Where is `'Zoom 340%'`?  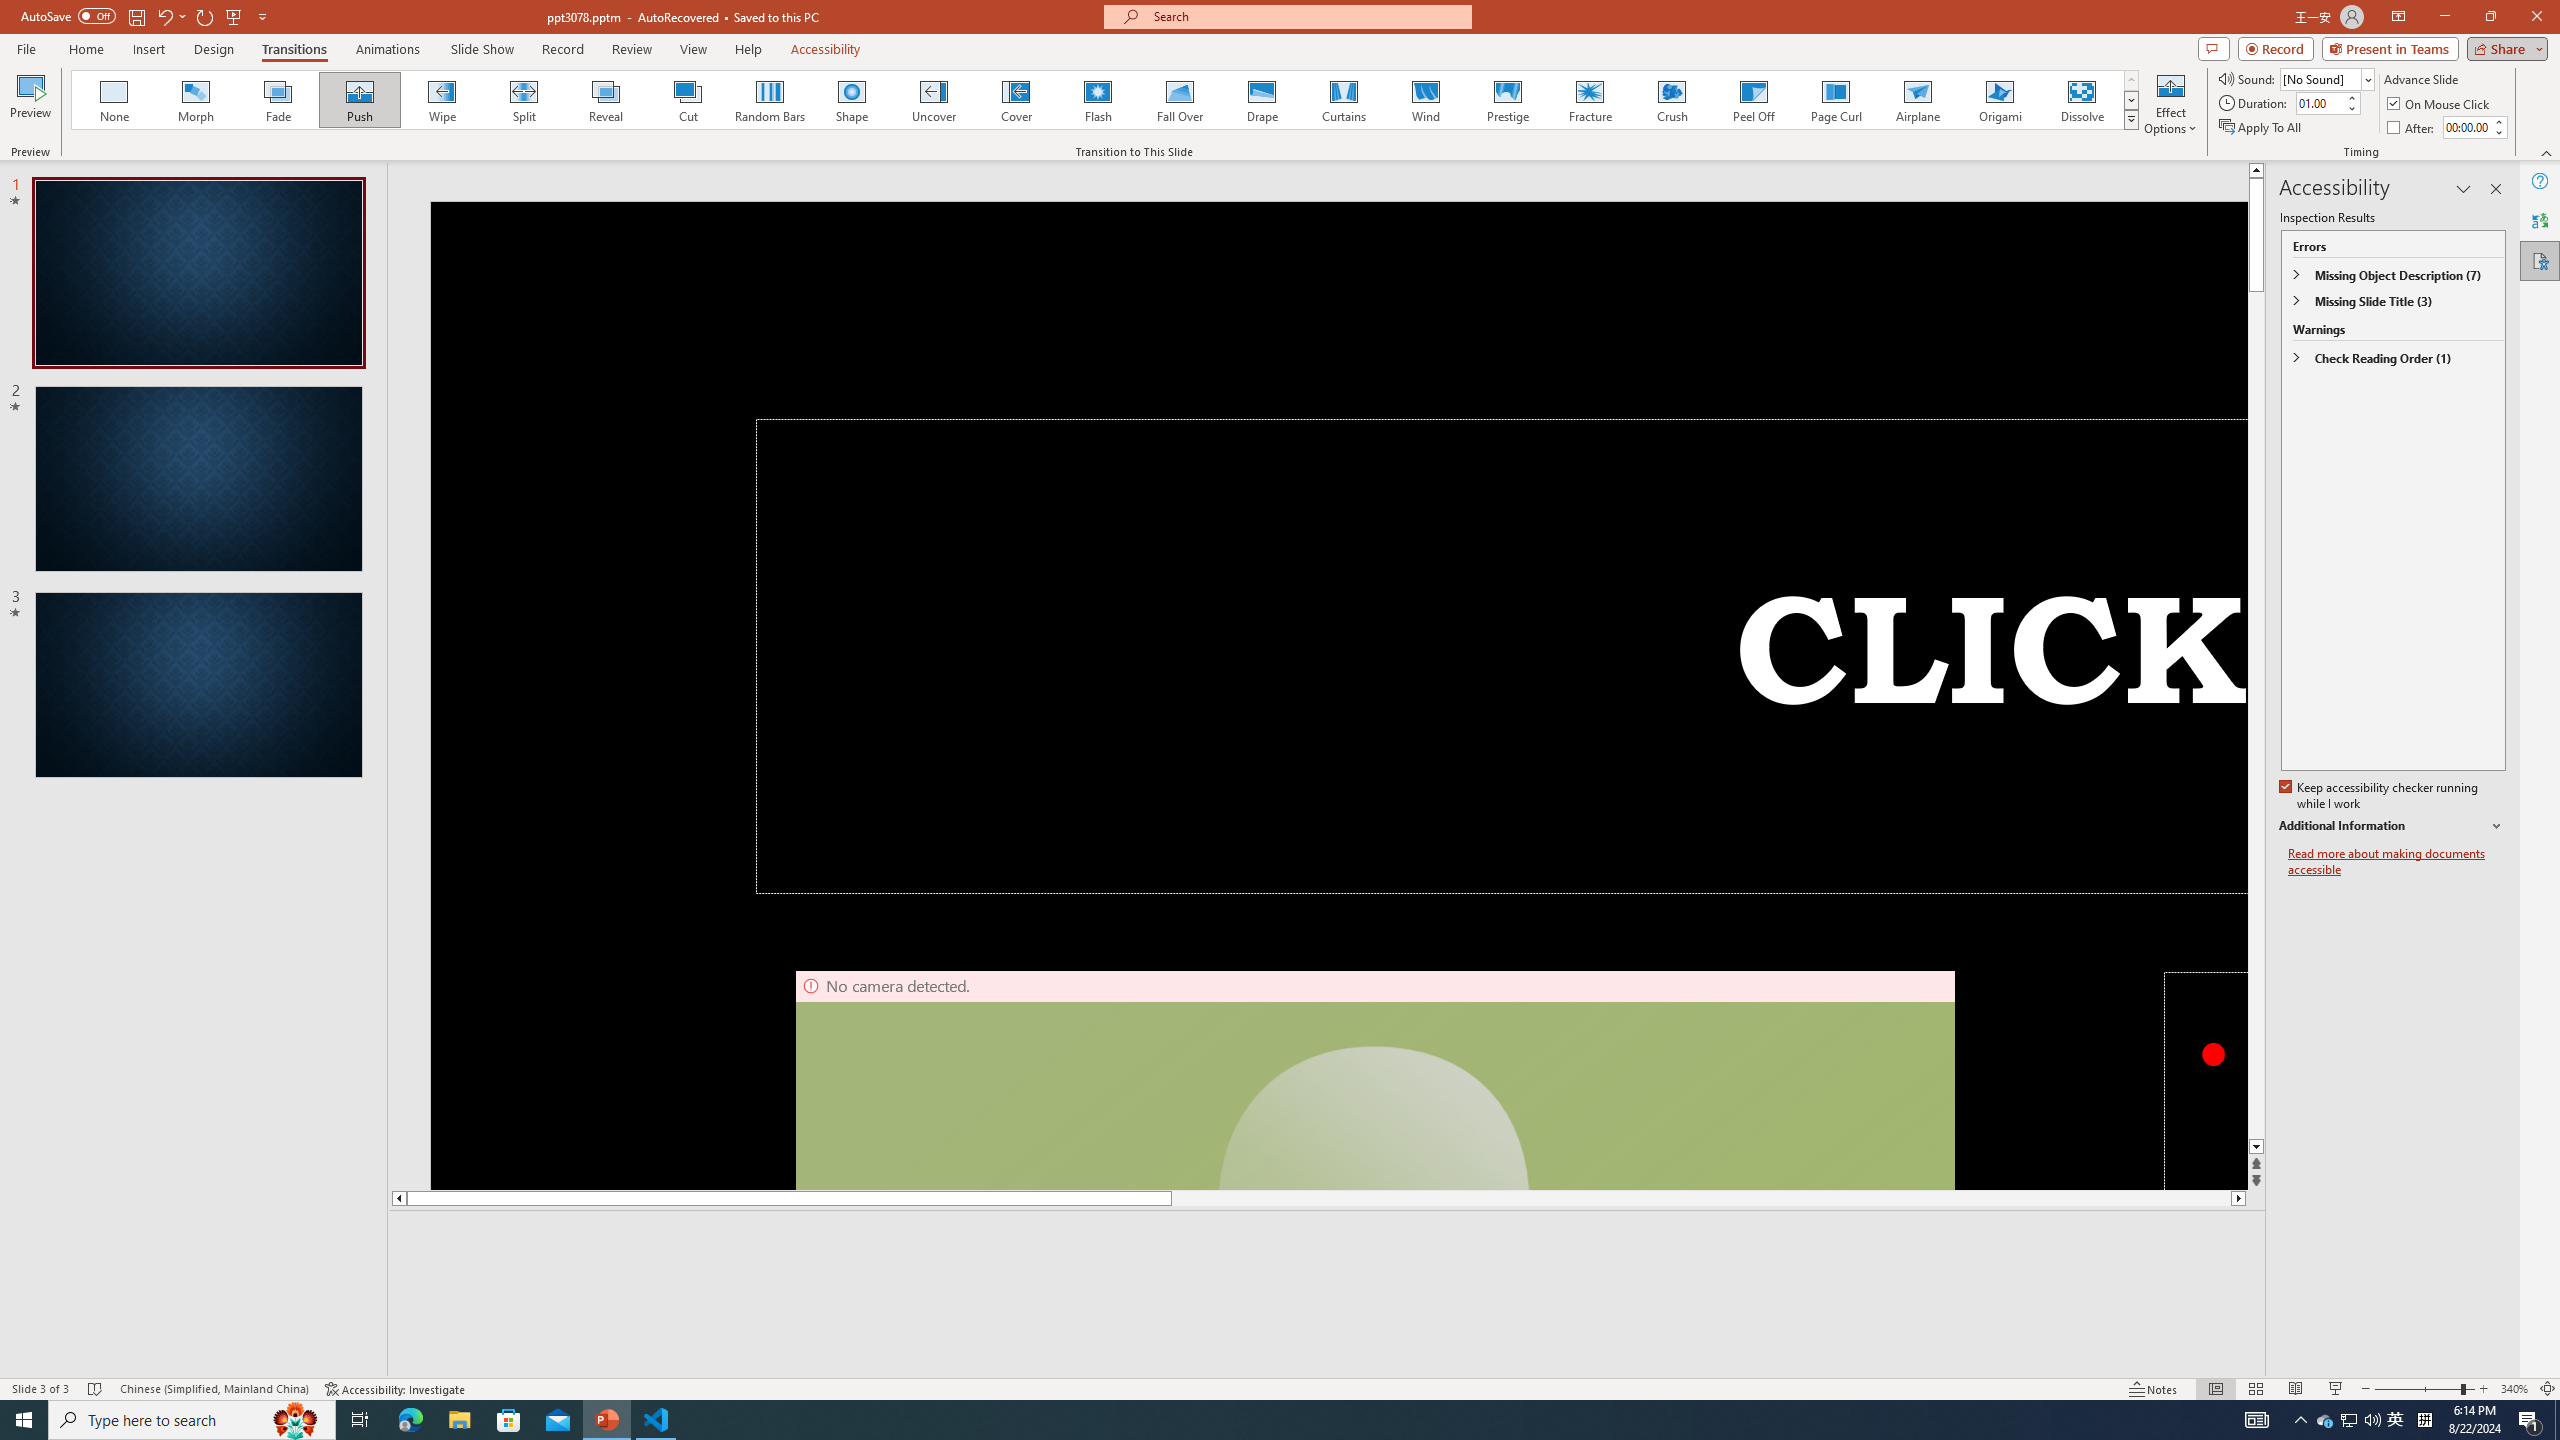
'Zoom 340%' is located at coordinates (2515, 1389).